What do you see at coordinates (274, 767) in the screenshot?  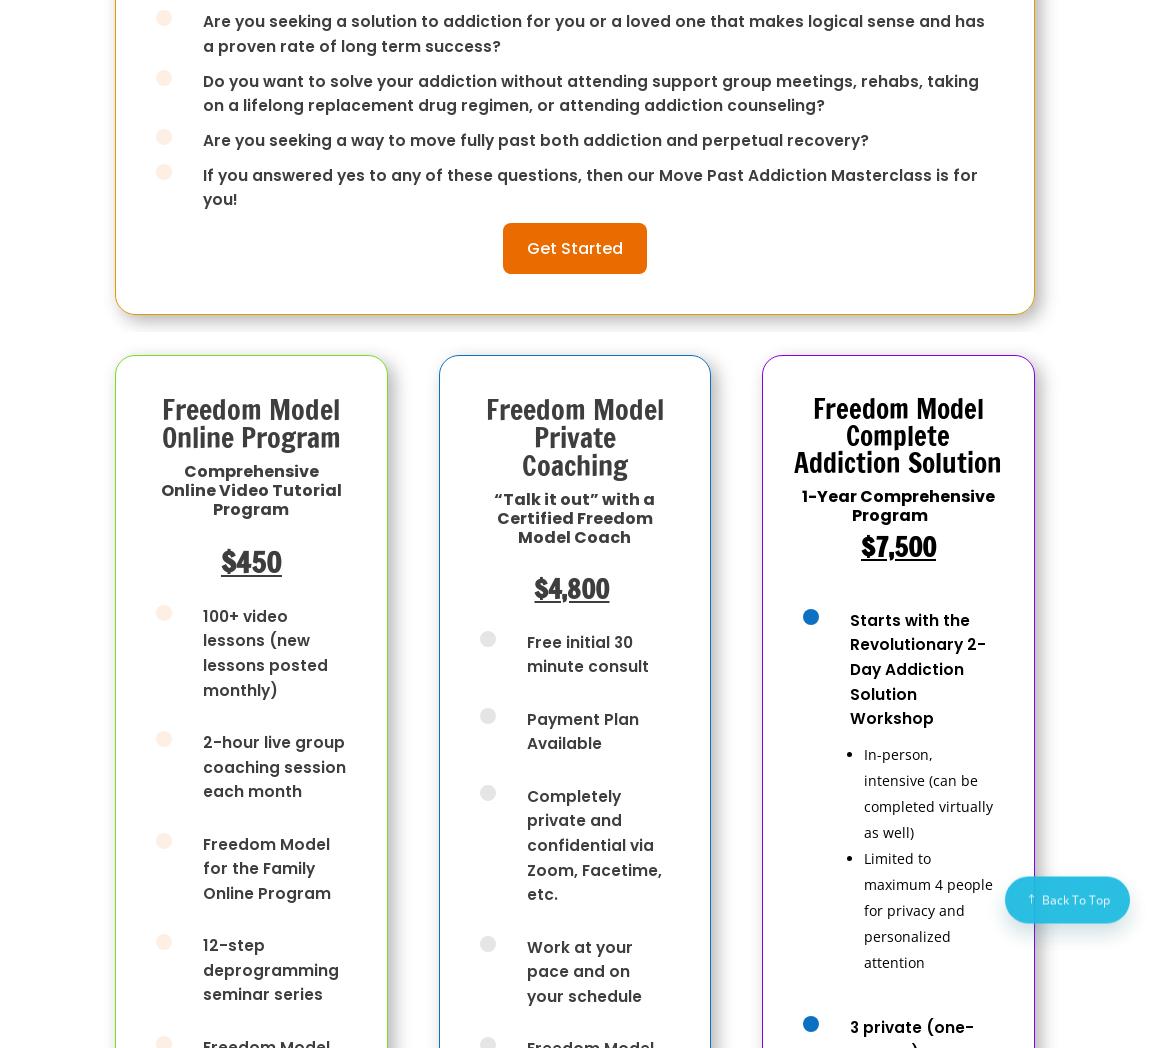 I see `'2-hour live group coaching session each month'` at bounding box center [274, 767].